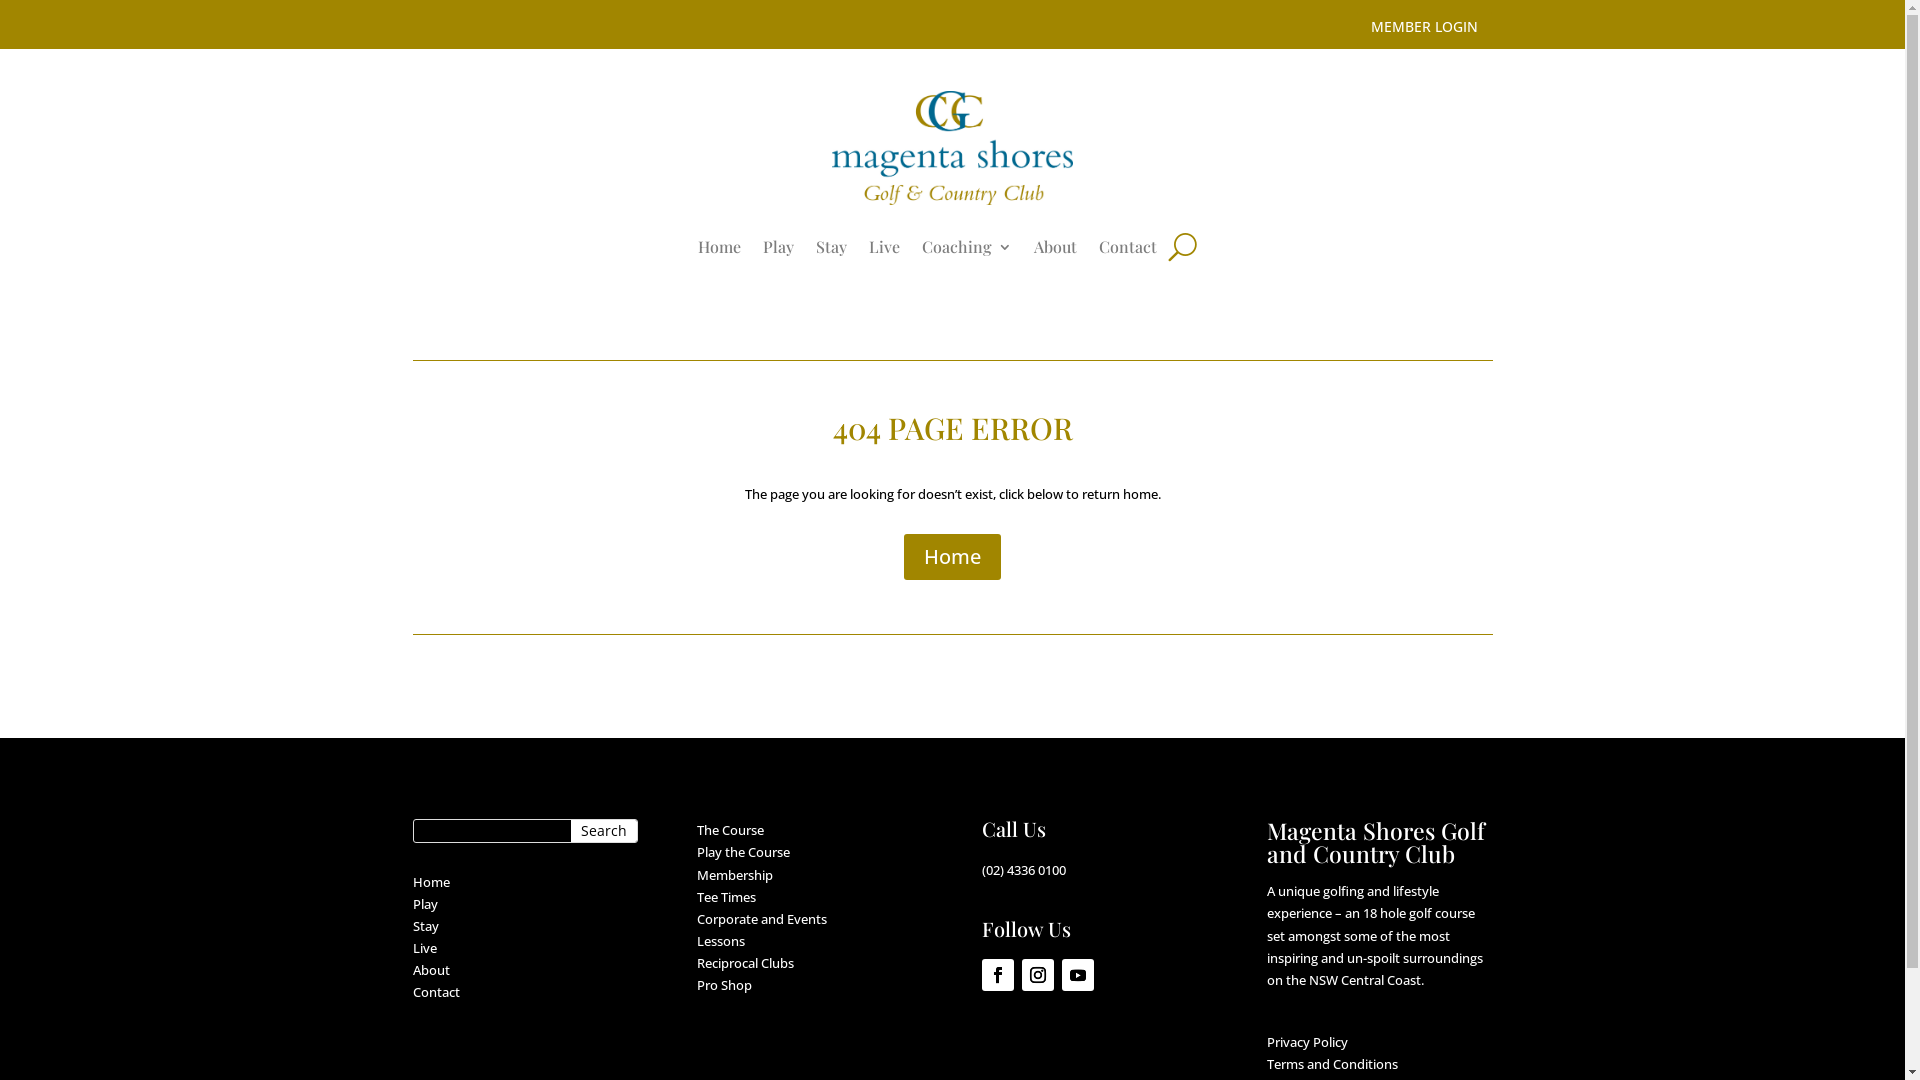 This screenshot has width=1920, height=1080. Describe the element at coordinates (1060, 974) in the screenshot. I see `'Follow on Youtube'` at that location.